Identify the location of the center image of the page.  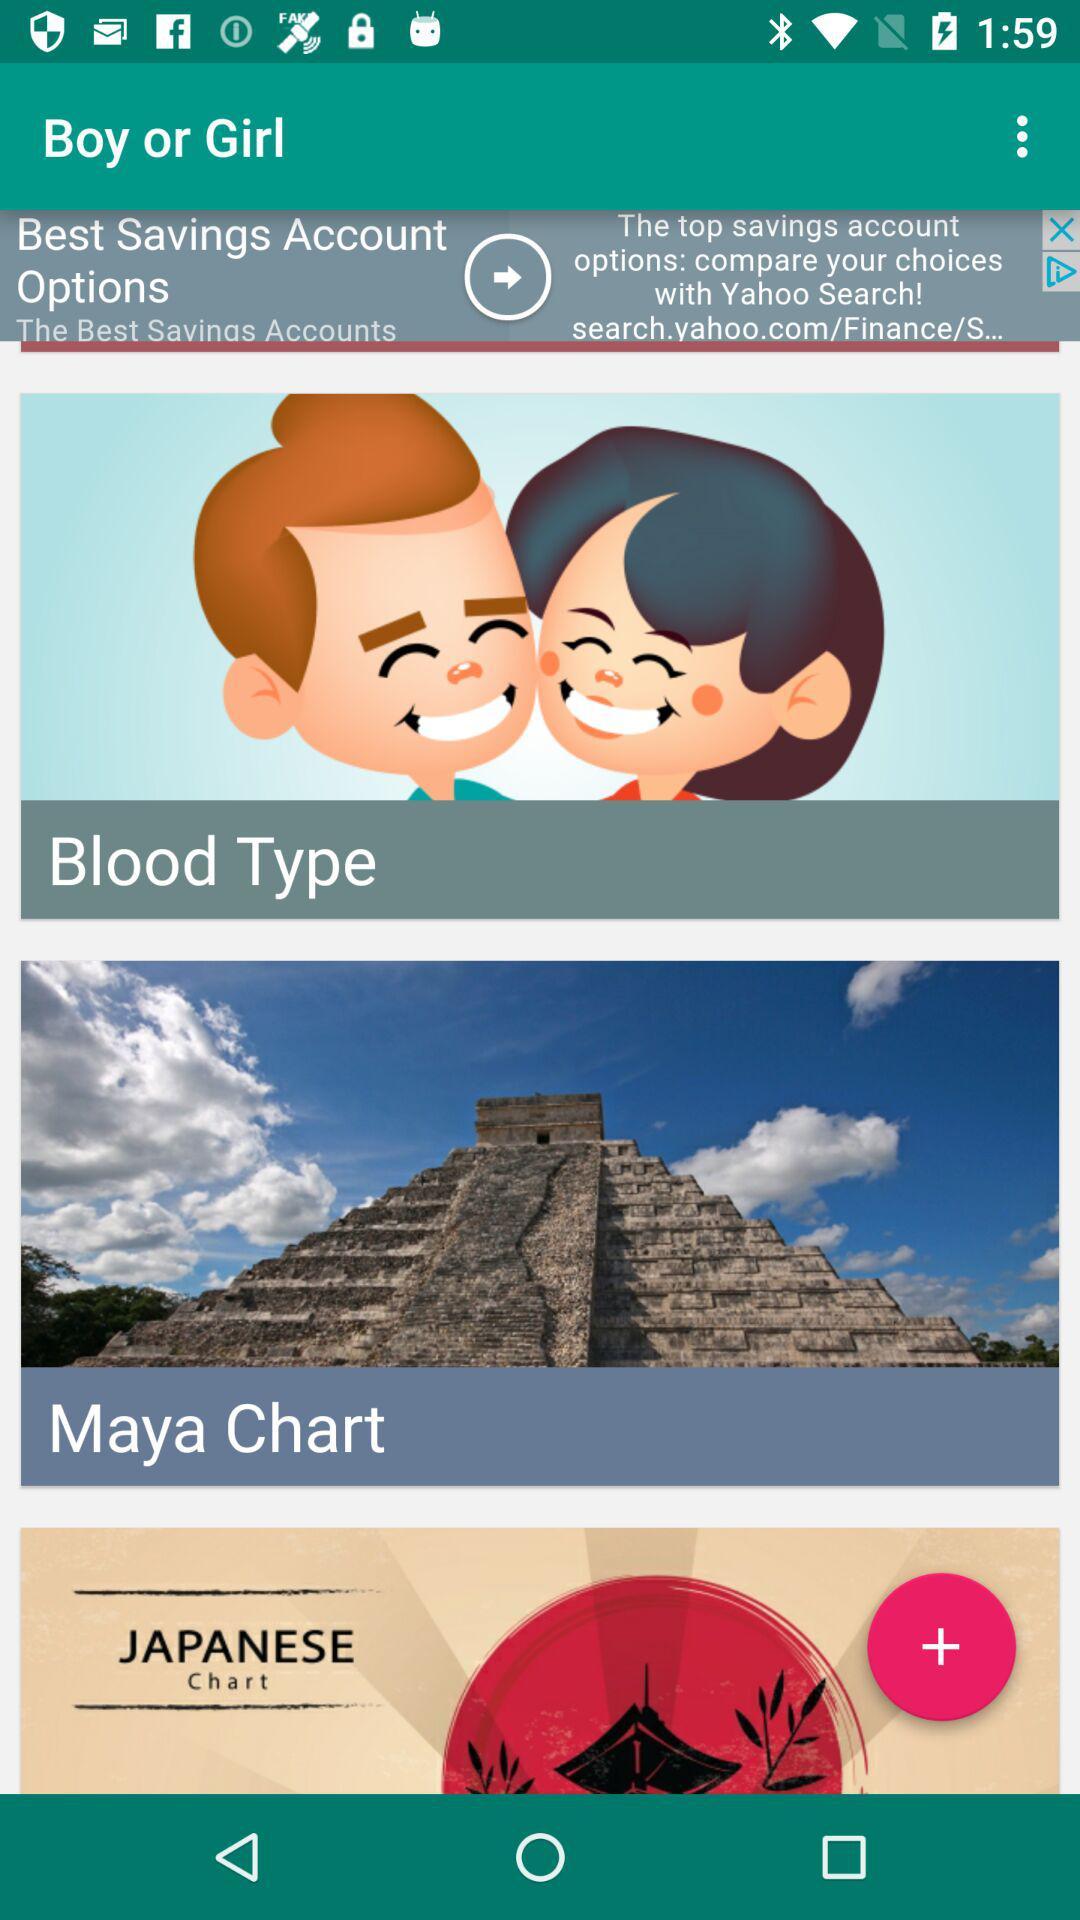
(540, 1222).